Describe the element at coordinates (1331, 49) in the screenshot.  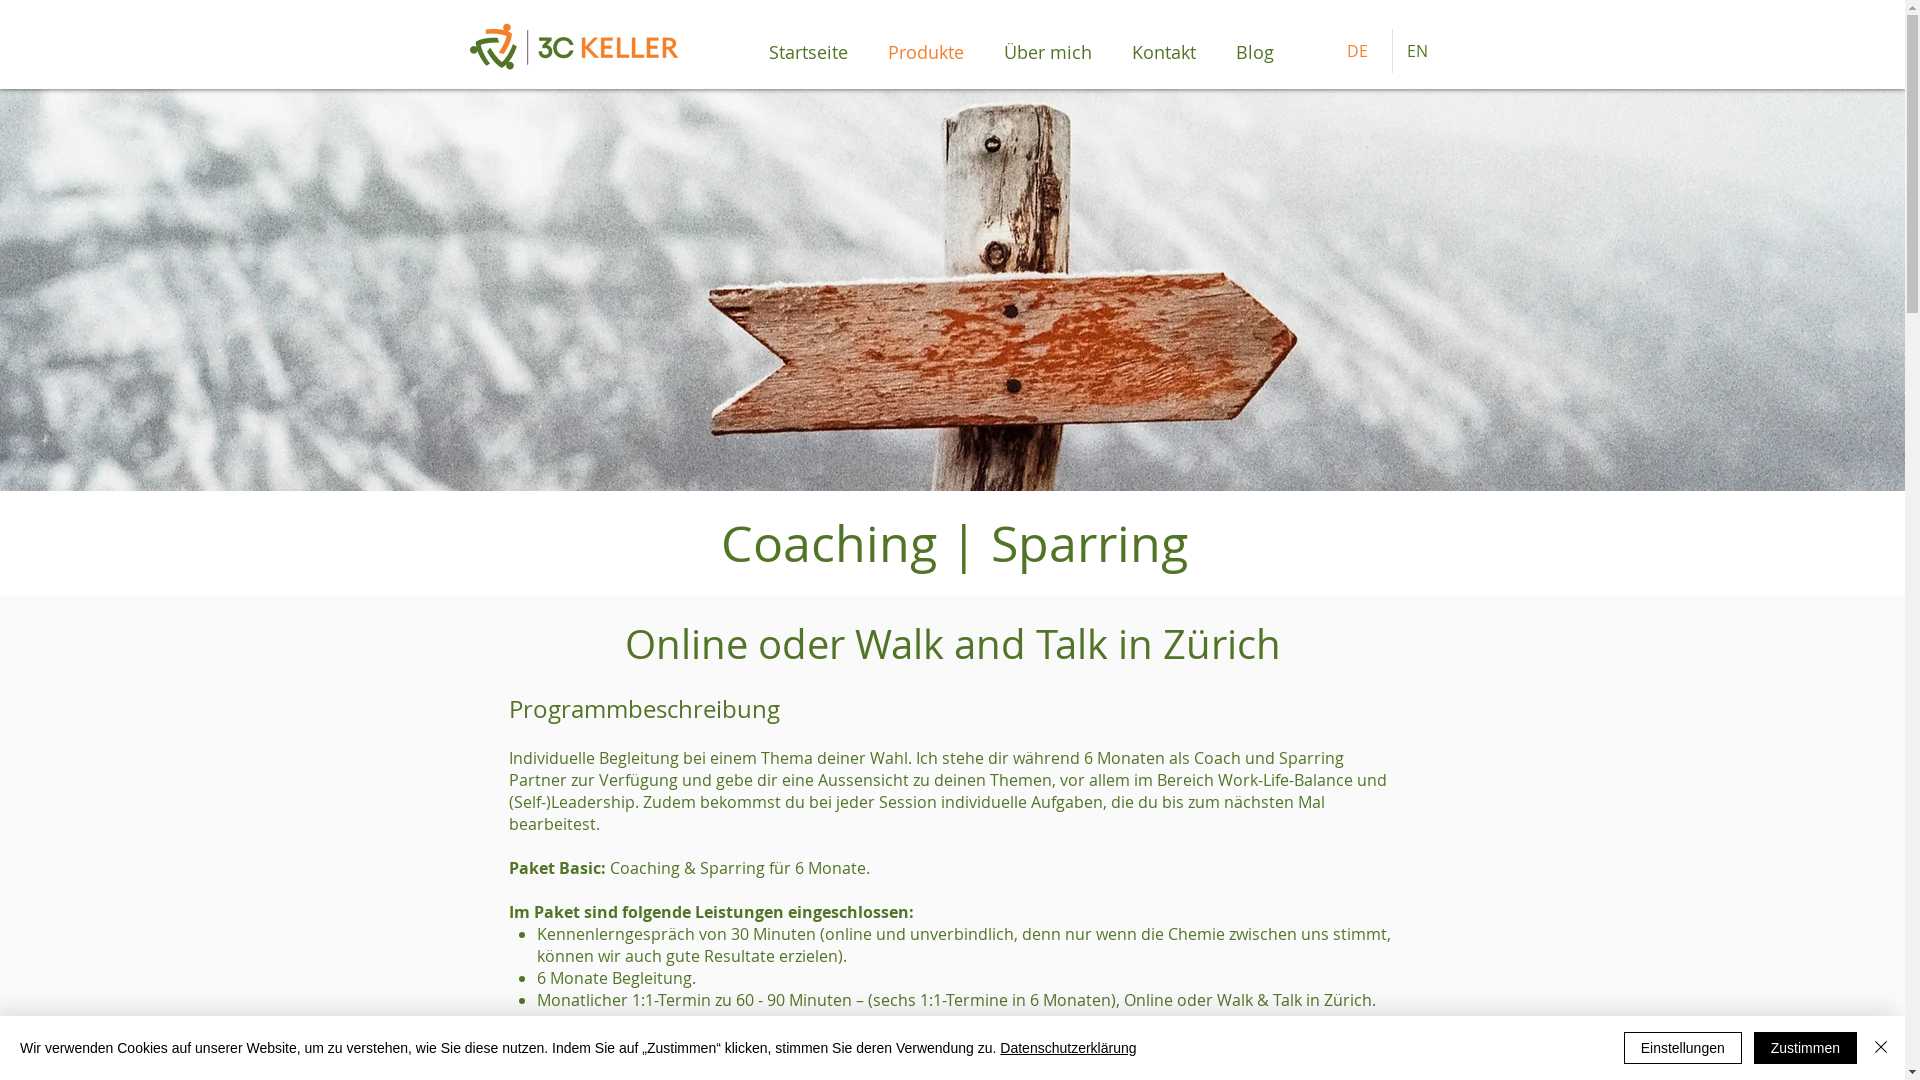
I see `'DE'` at that location.